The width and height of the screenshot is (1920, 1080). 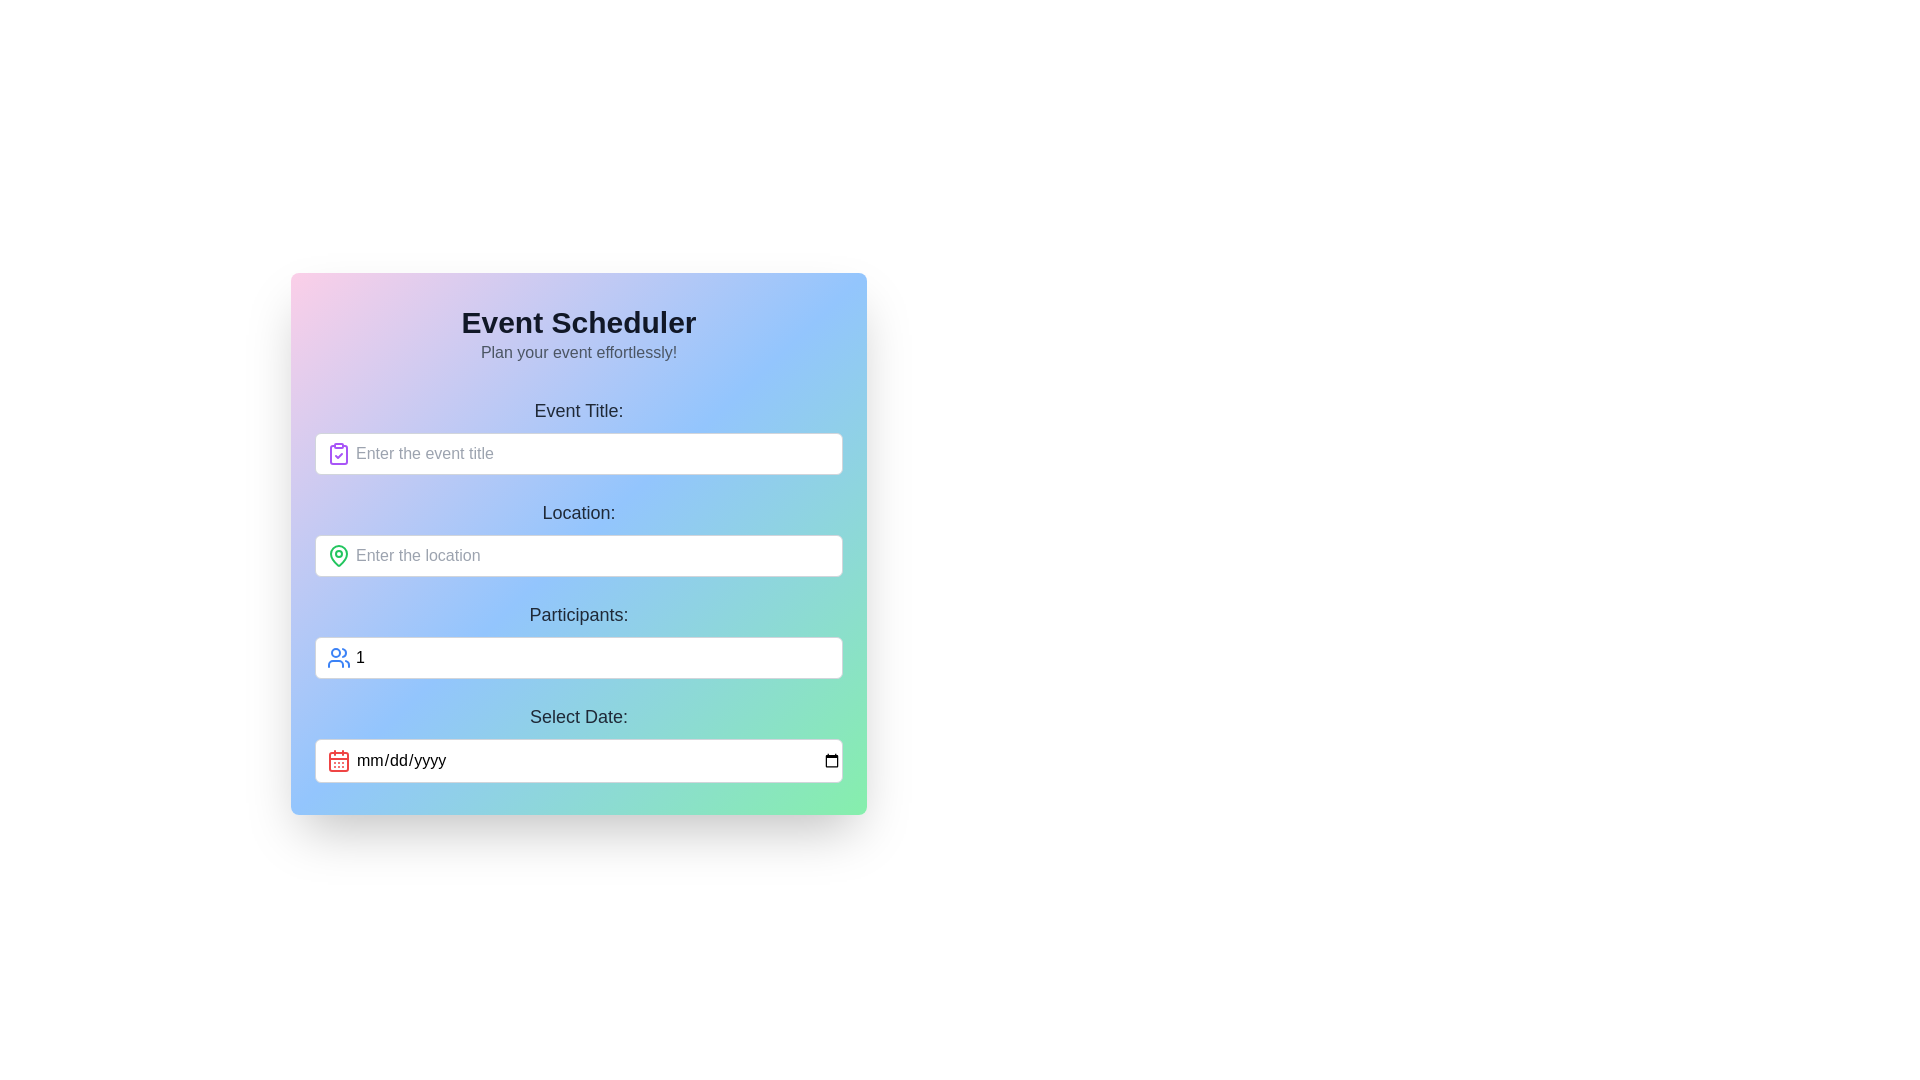 I want to click on the static text label indicating the title of the event in the vertical form layout, positioned at the top of the form, so click(x=578, y=434).